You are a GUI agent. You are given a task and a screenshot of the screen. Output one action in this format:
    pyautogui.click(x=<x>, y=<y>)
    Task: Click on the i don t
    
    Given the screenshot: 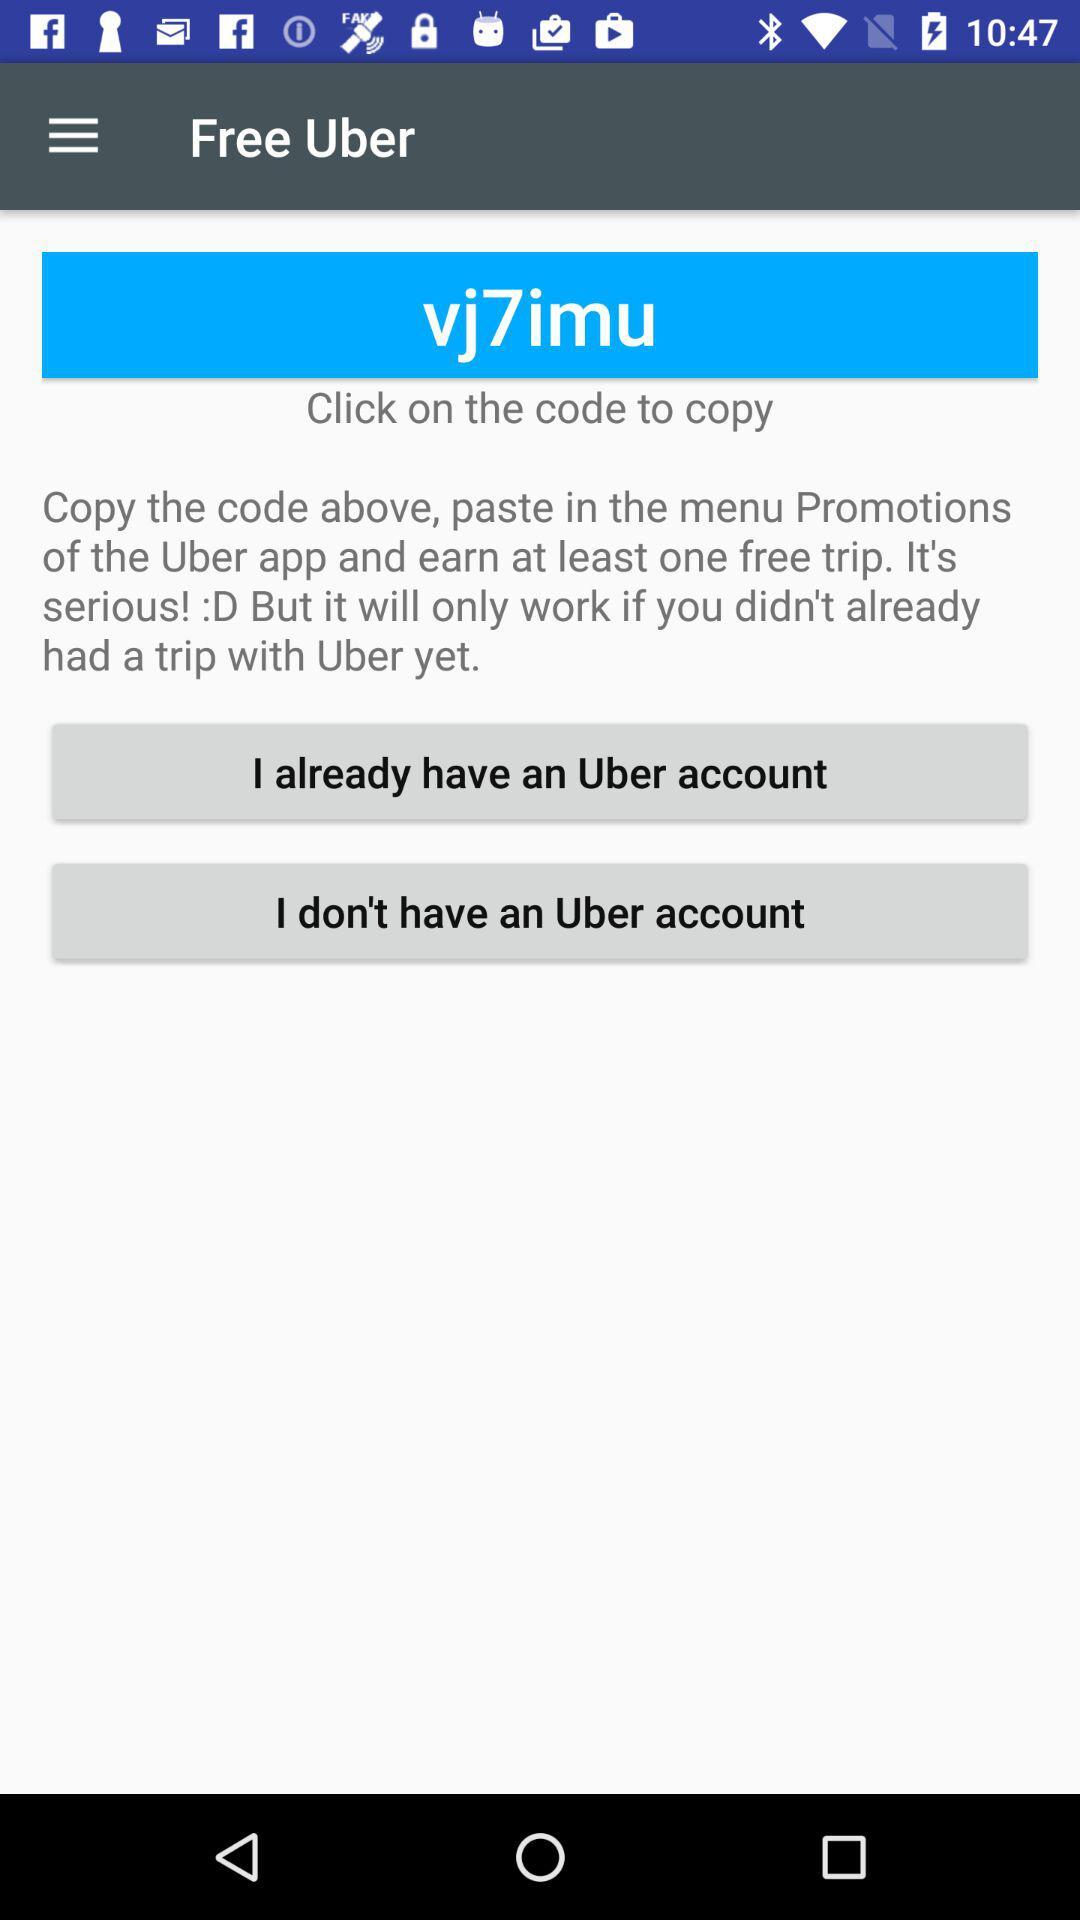 What is the action you would take?
    pyautogui.click(x=540, y=910)
    